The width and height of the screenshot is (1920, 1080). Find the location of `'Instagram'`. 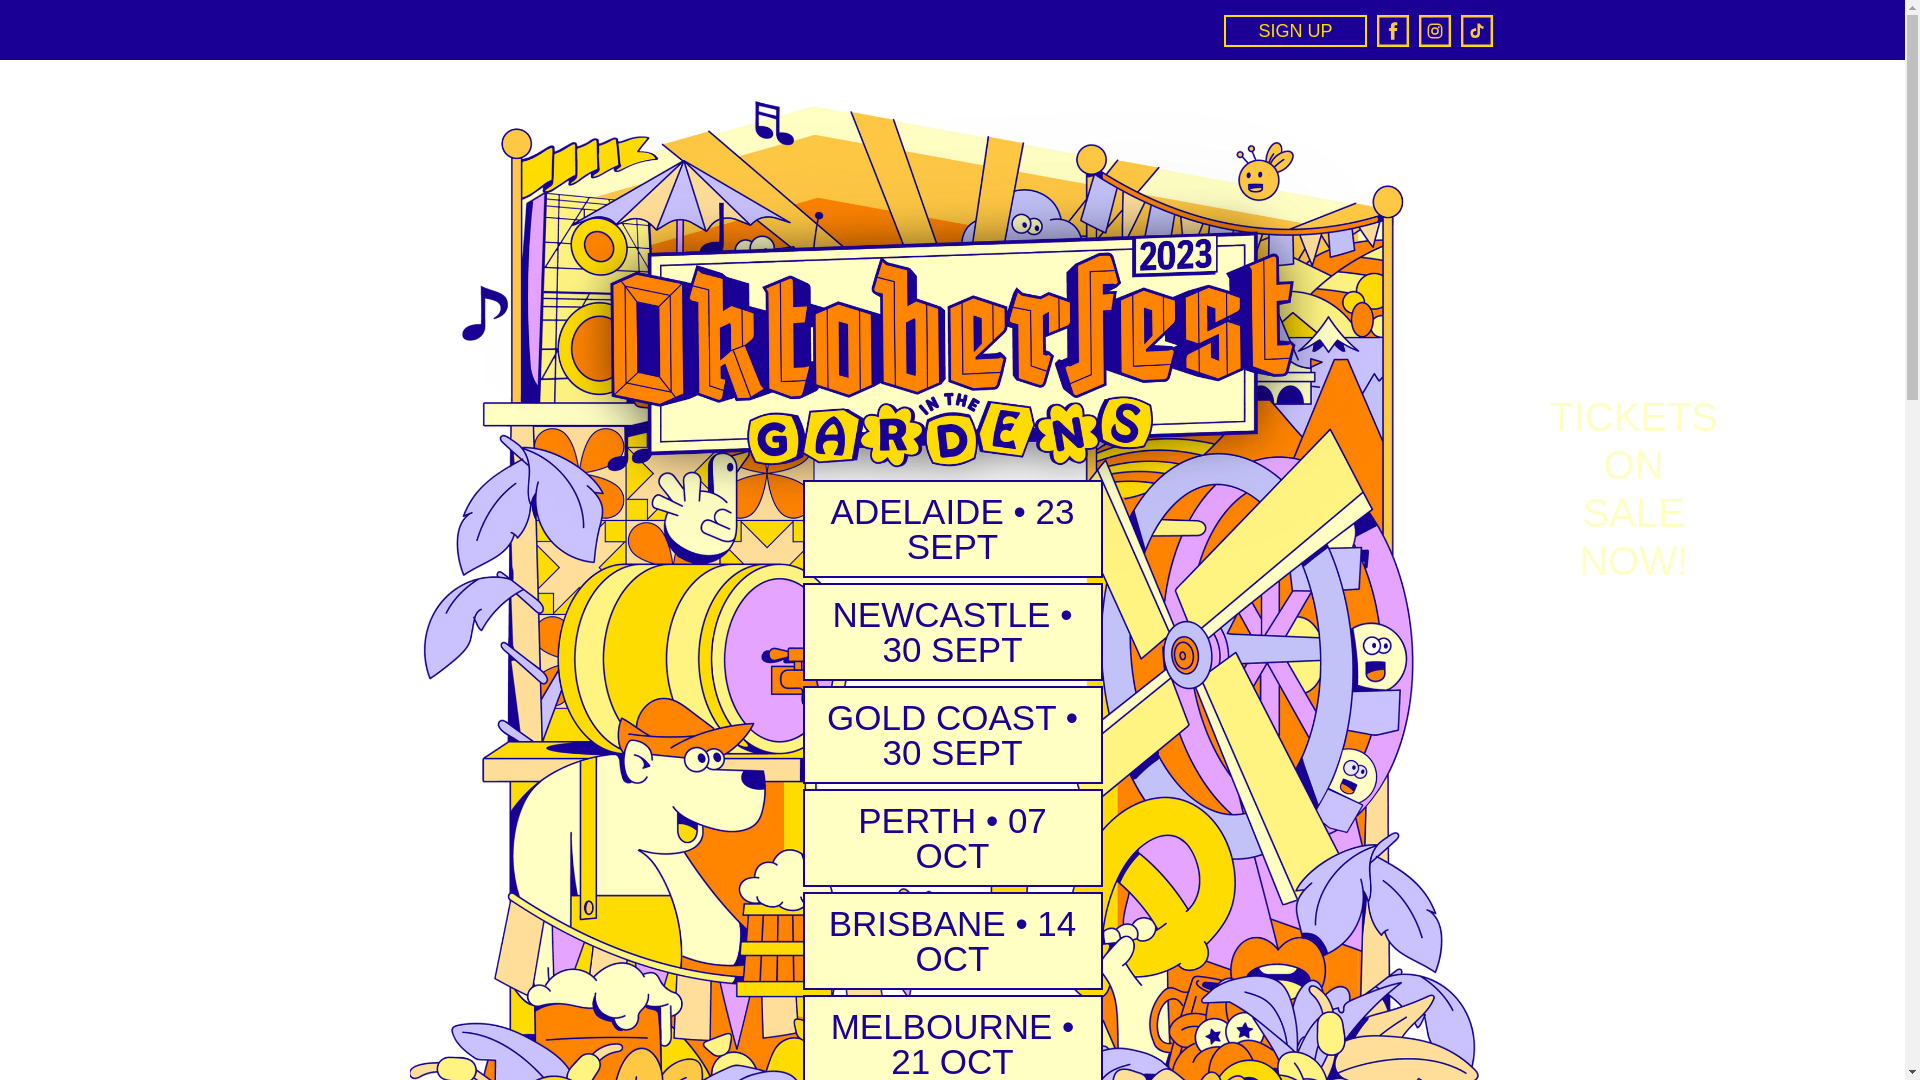

'Instagram' is located at coordinates (1433, 30).